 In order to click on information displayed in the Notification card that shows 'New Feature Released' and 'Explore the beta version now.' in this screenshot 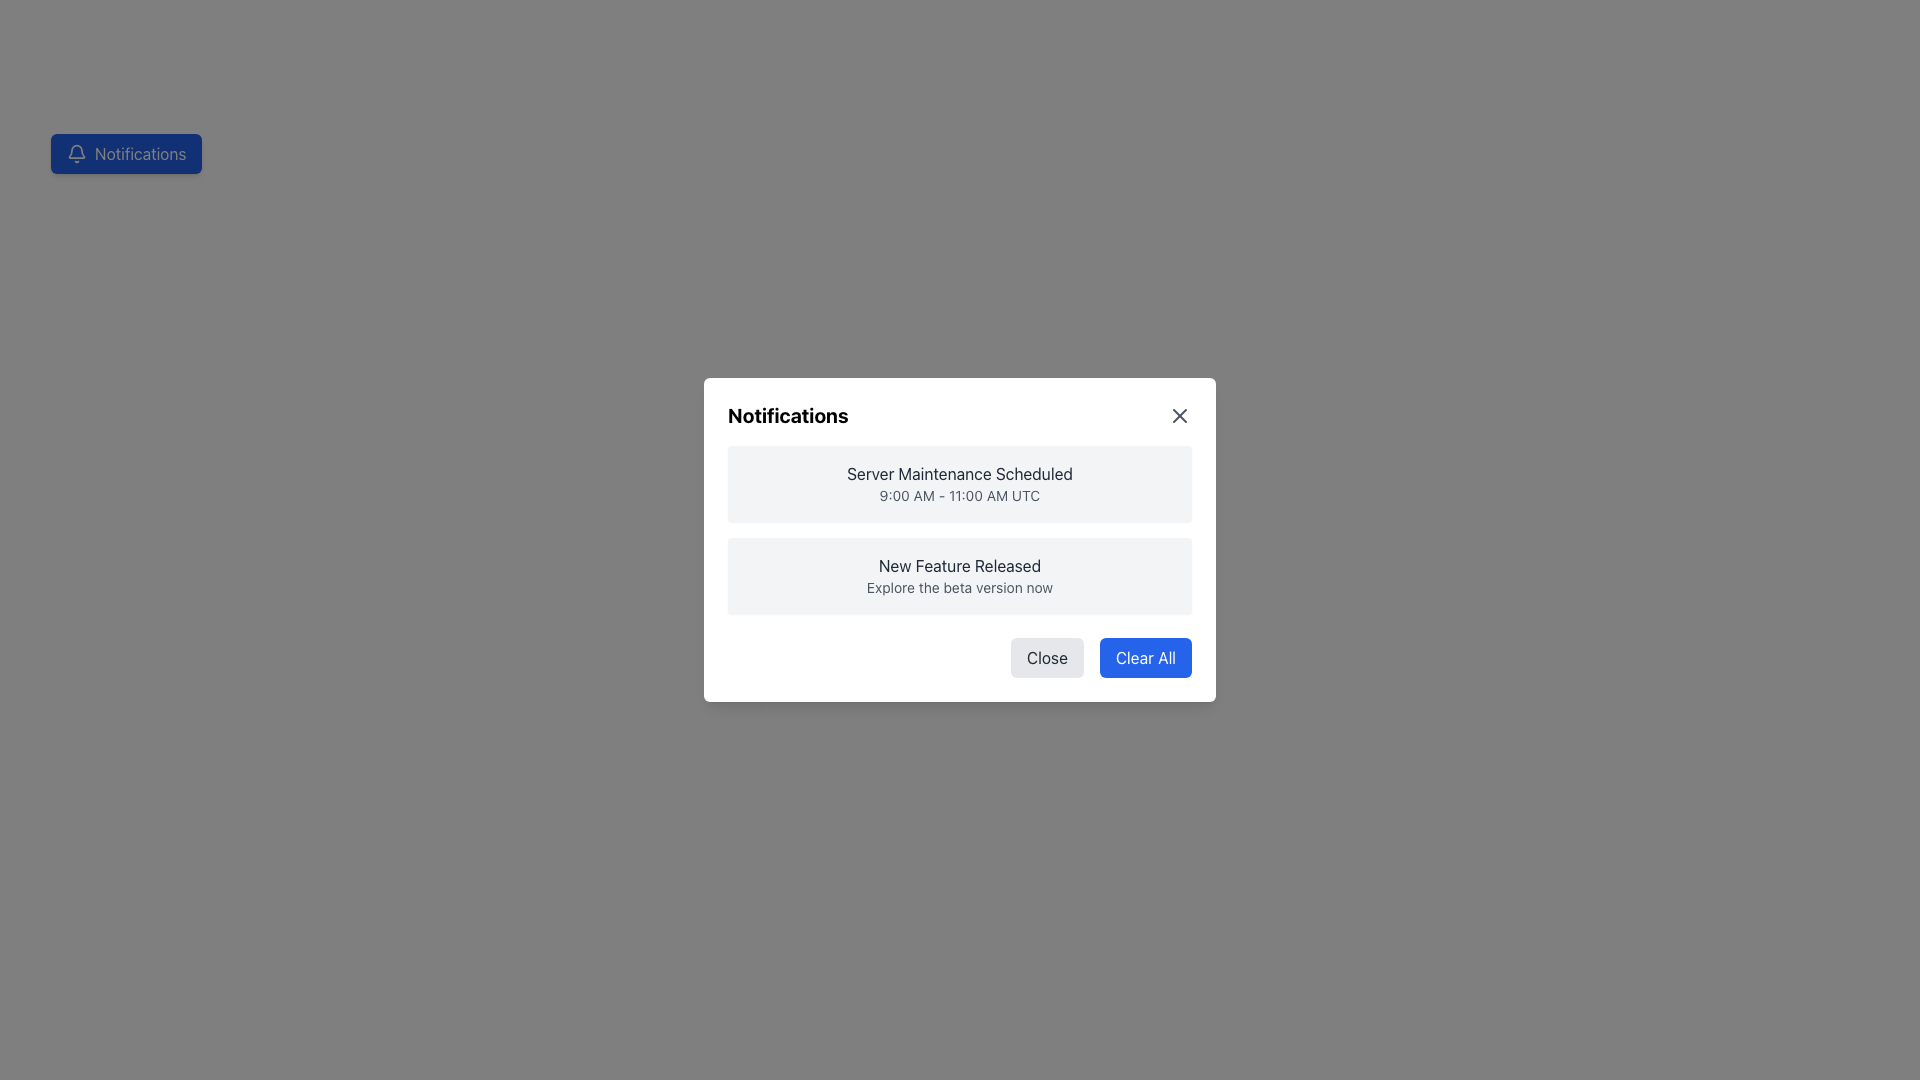, I will do `click(960, 575)`.